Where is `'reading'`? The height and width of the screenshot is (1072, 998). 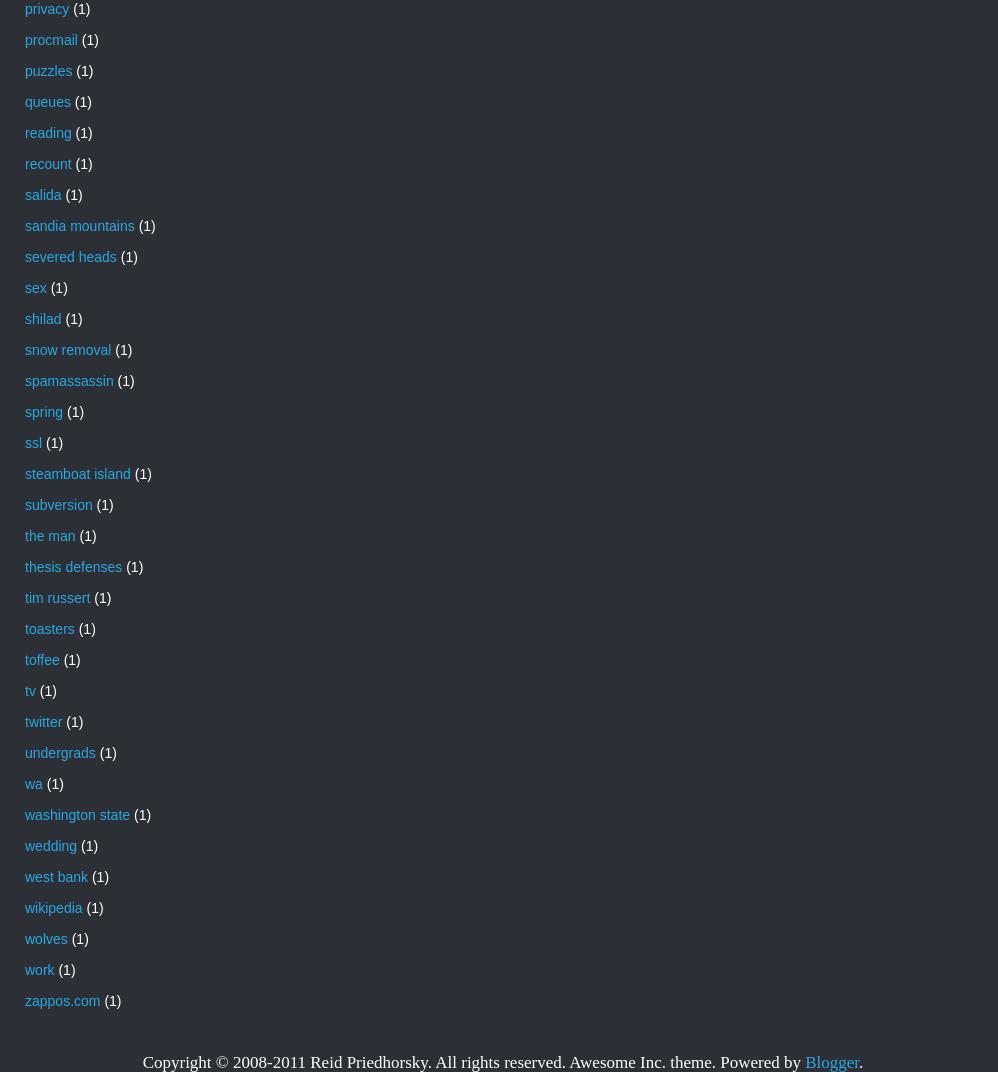 'reading' is located at coordinates (48, 131).